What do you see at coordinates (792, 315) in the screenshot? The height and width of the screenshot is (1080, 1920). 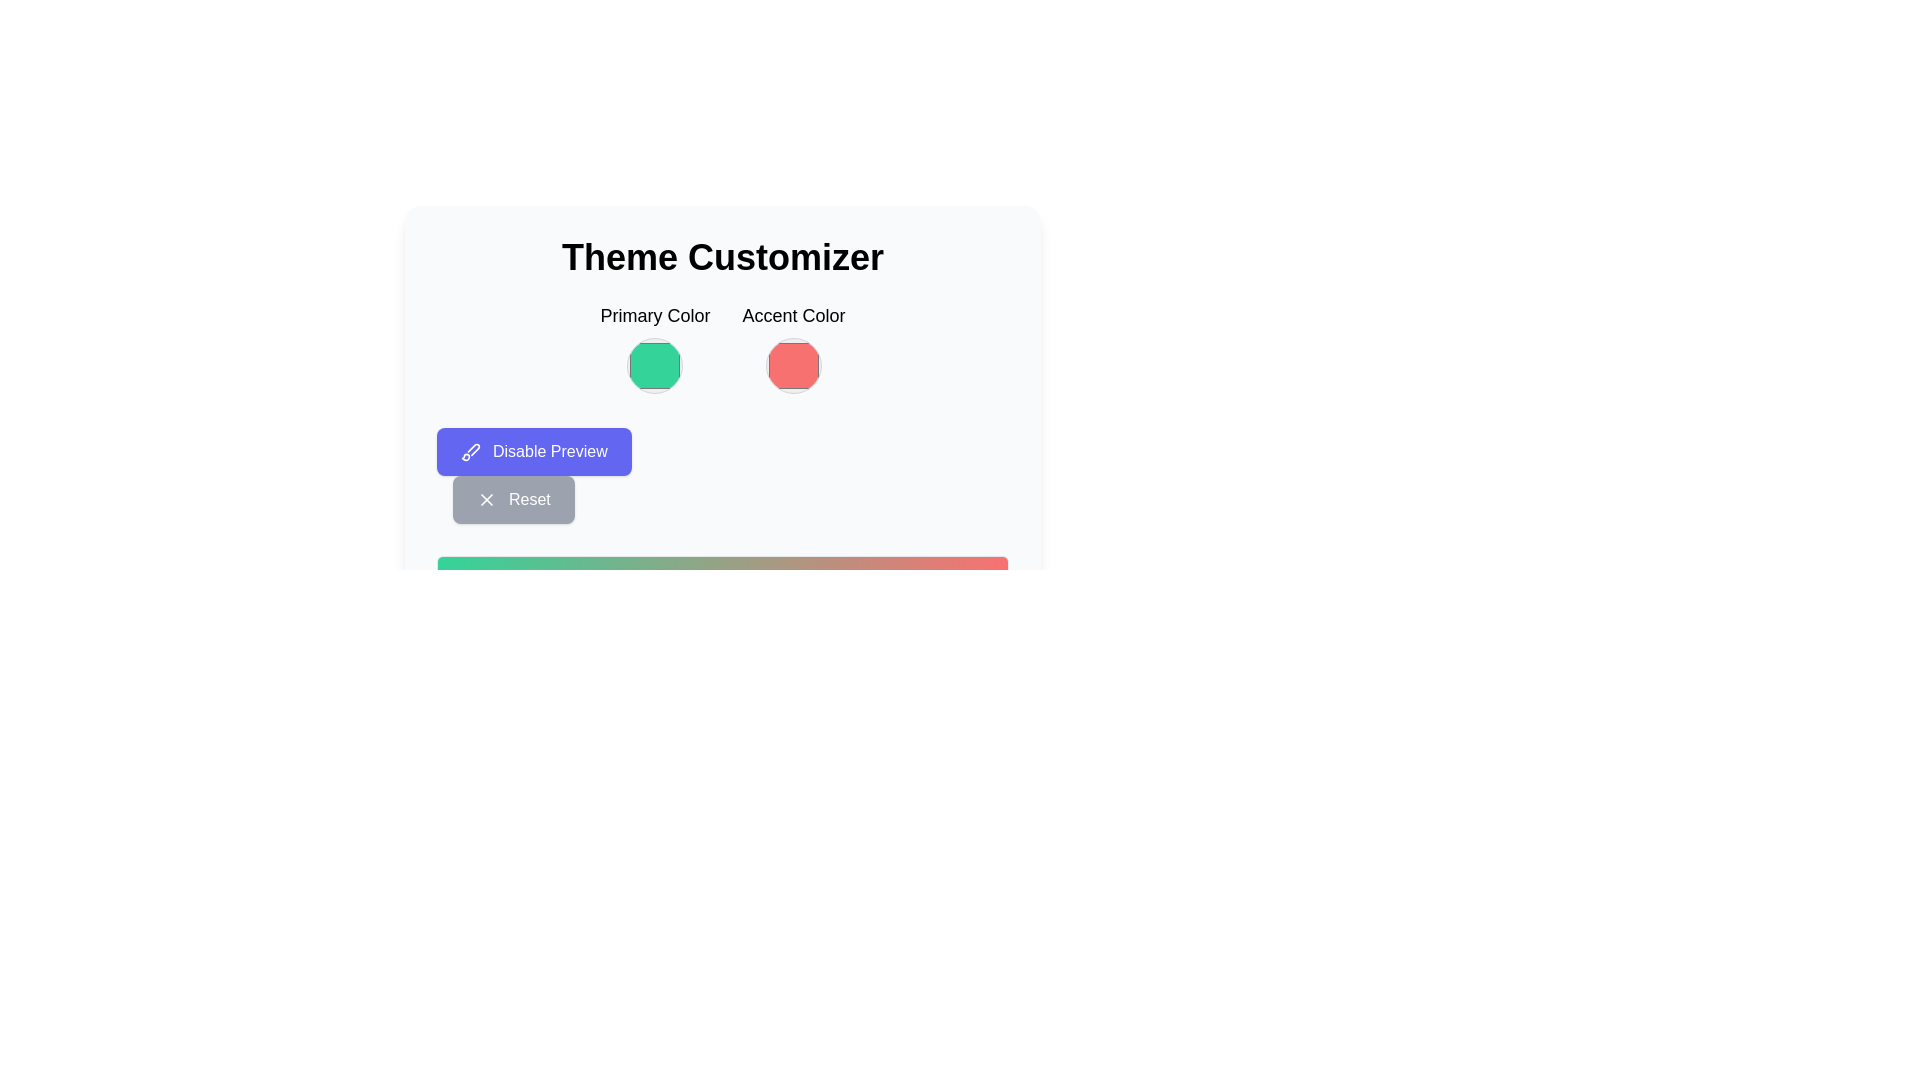 I see `the Text label that describes the functionality of the color selection, positioned near the top-right section of the interface, aligned horizontally with the 'Primary Color' label` at bounding box center [792, 315].